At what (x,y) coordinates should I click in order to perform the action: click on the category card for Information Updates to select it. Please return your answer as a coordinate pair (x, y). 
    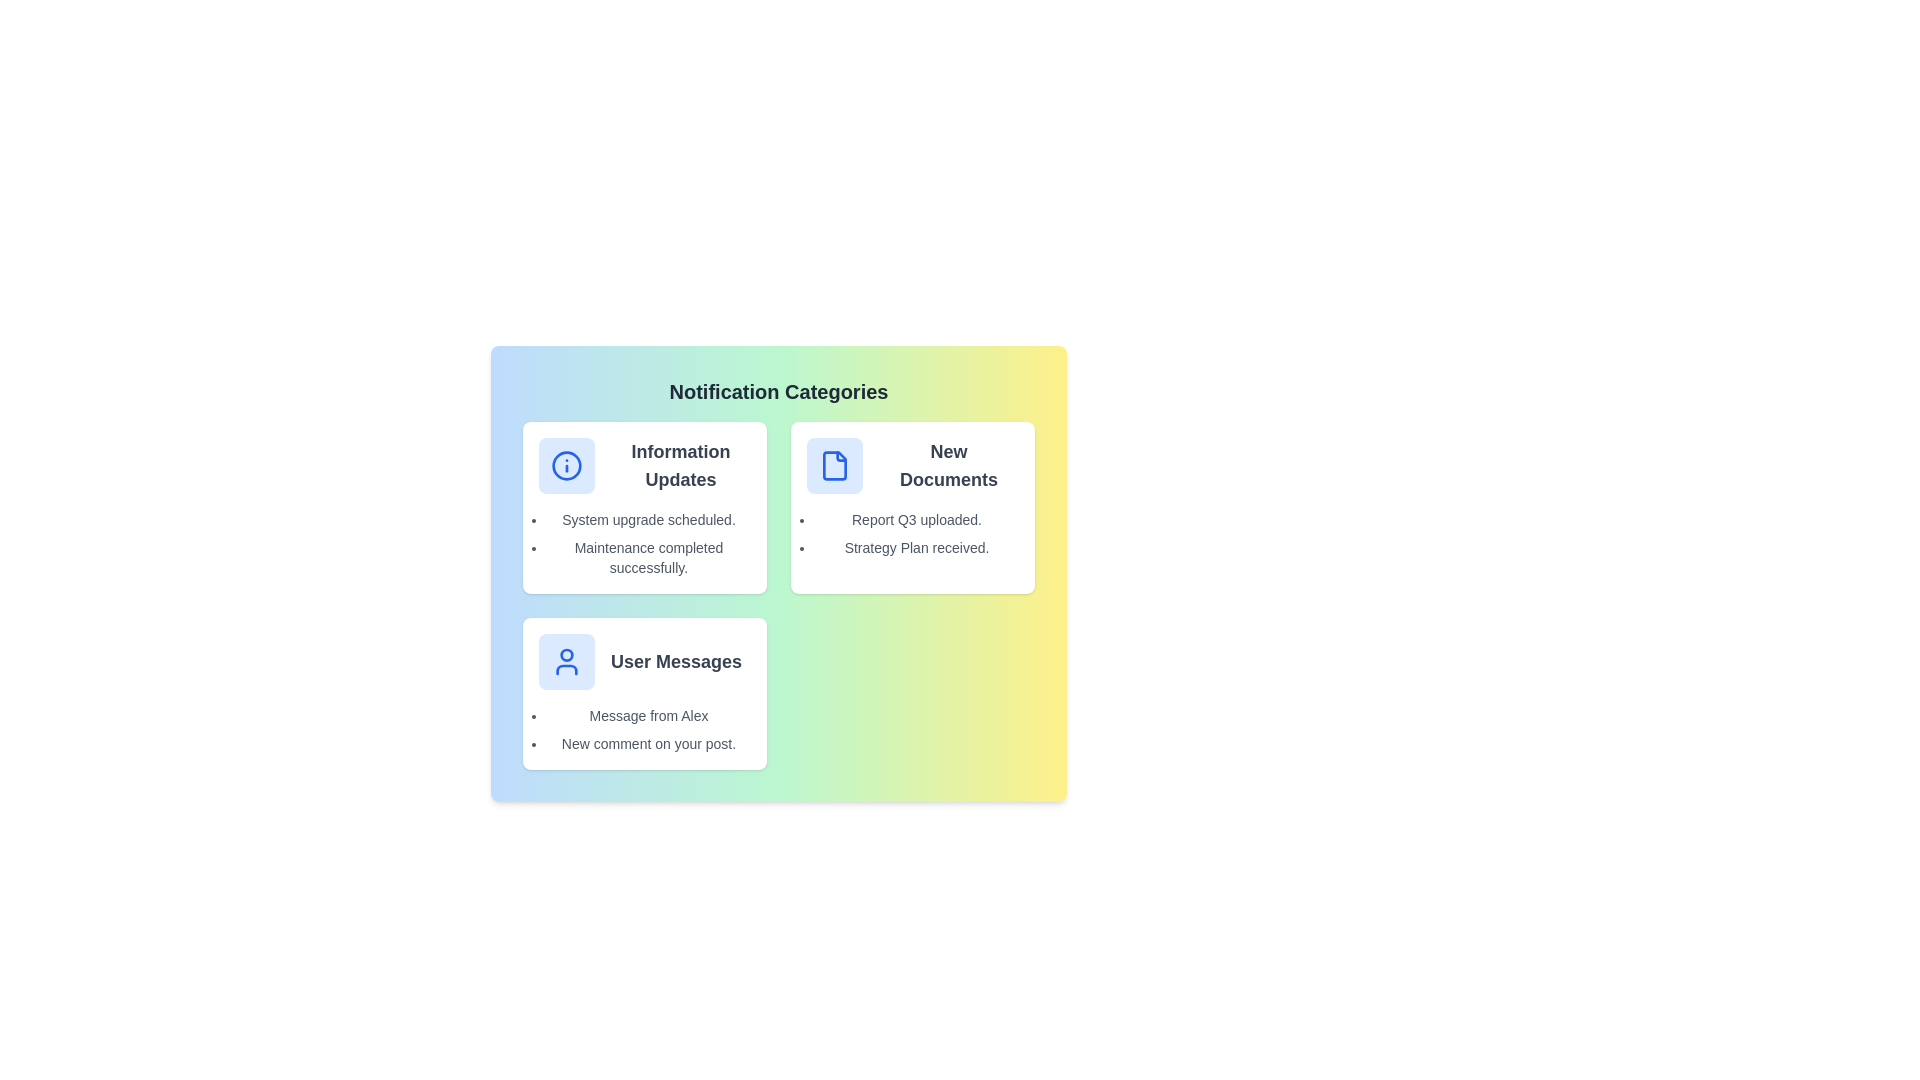
    Looking at the image, I should click on (644, 507).